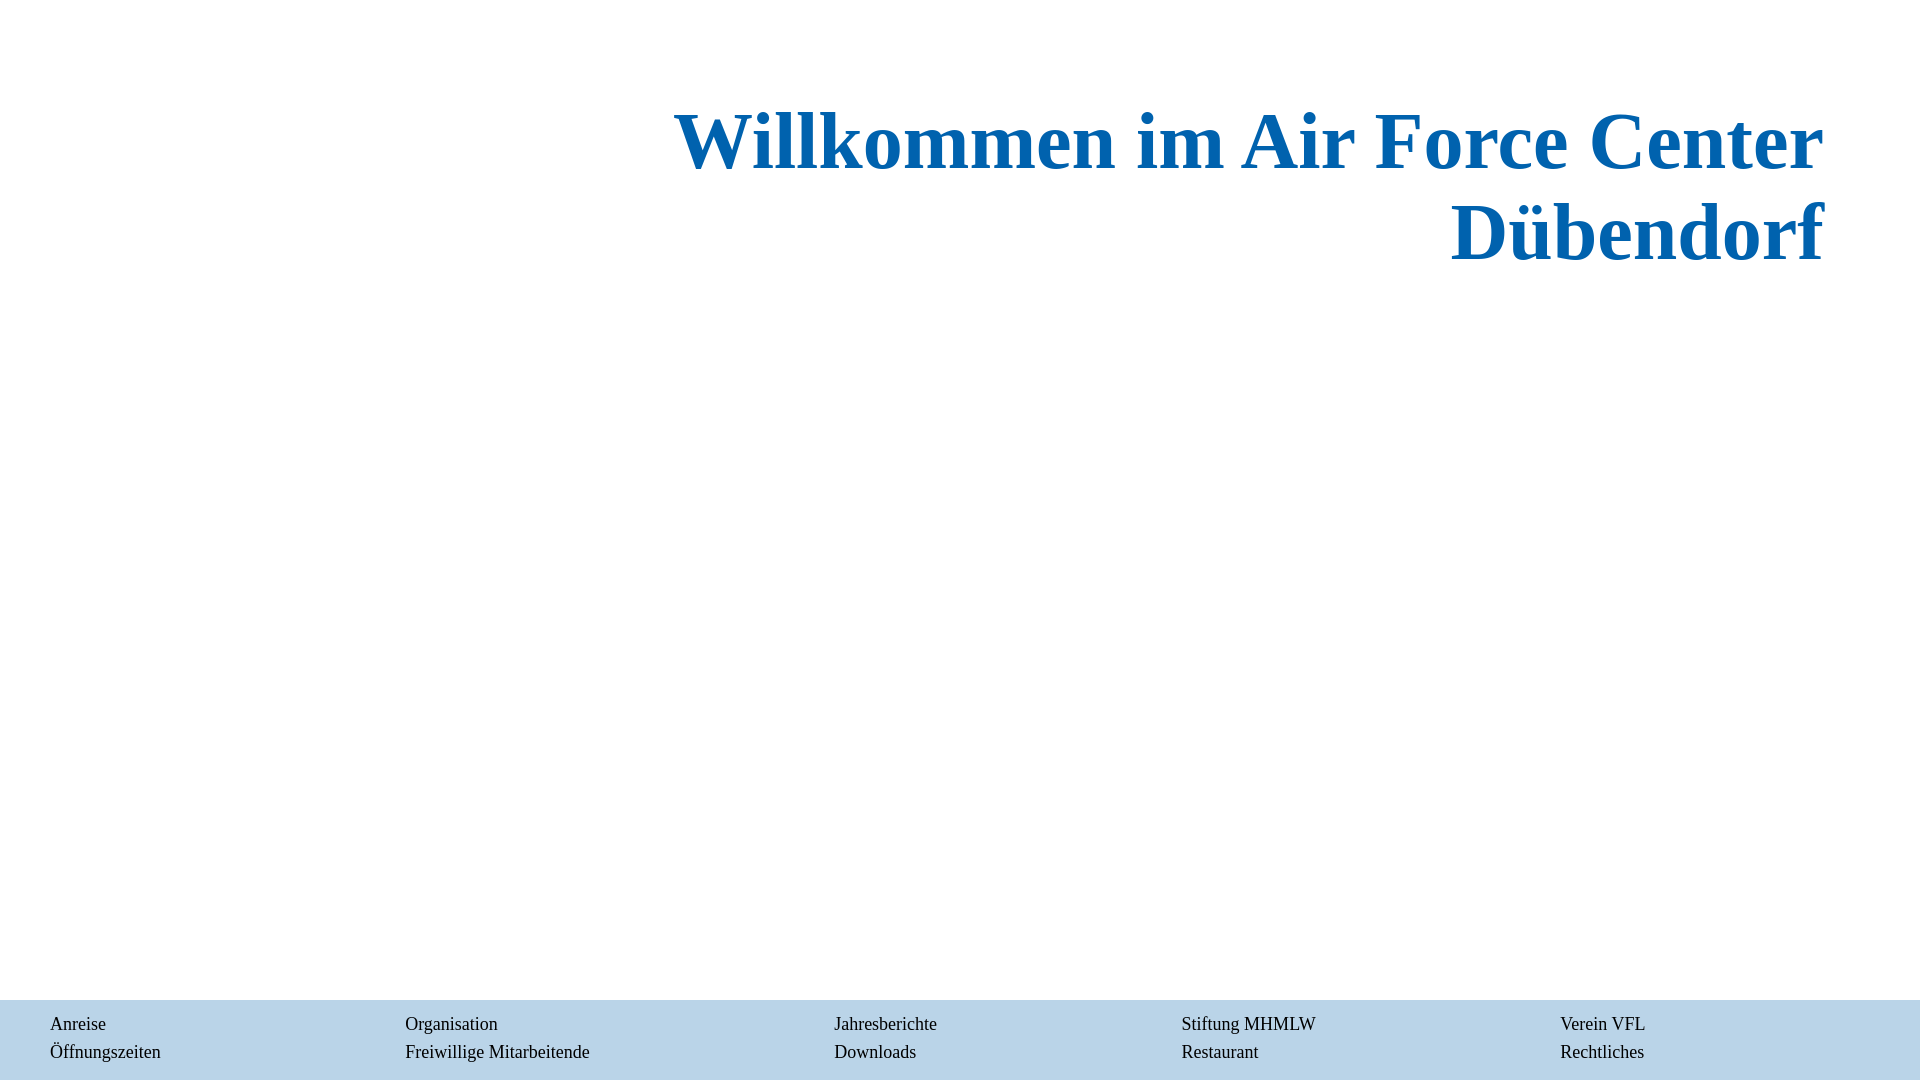  I want to click on 'Freiwillige Mitarbeitende', so click(497, 1051).